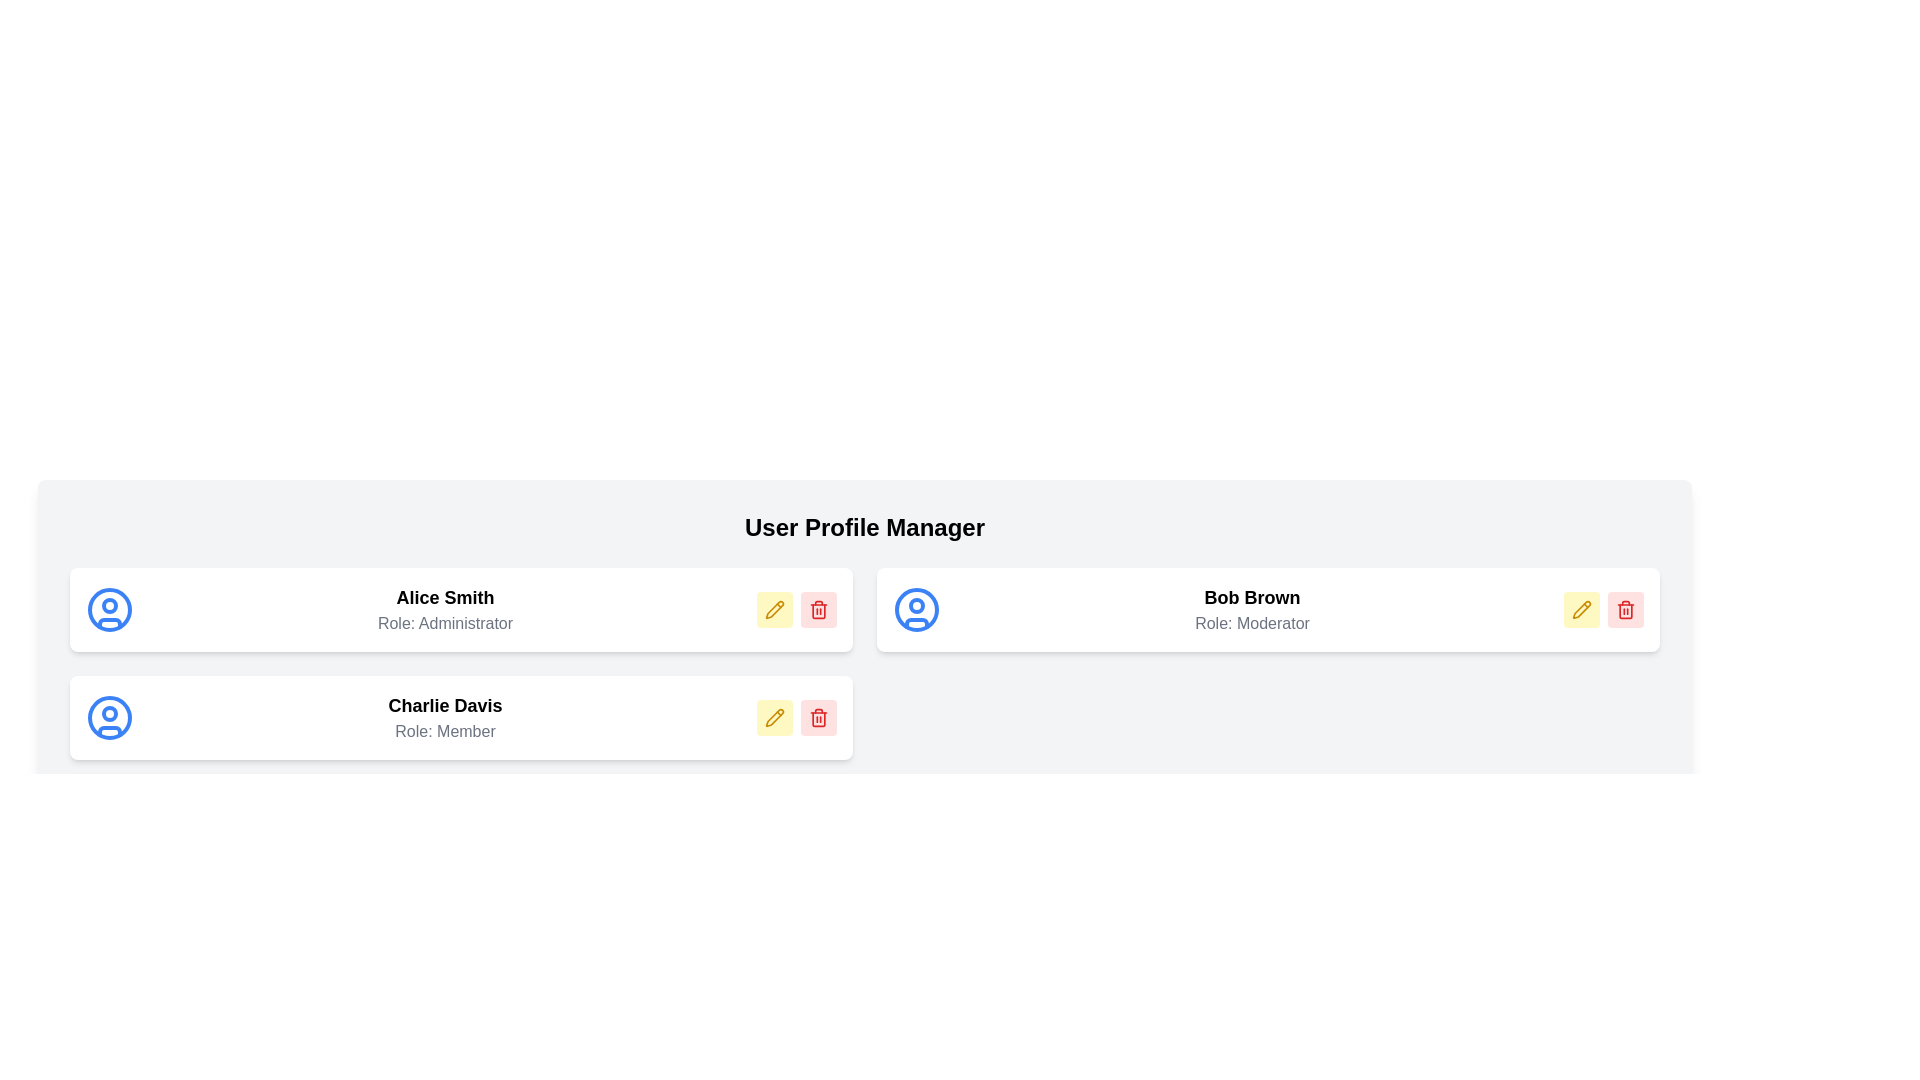 The height and width of the screenshot is (1080, 1920). I want to click on the edit button represented by a pencil icon on the yellow button associated with 'Bob Brown' to initiate editing, so click(1581, 608).